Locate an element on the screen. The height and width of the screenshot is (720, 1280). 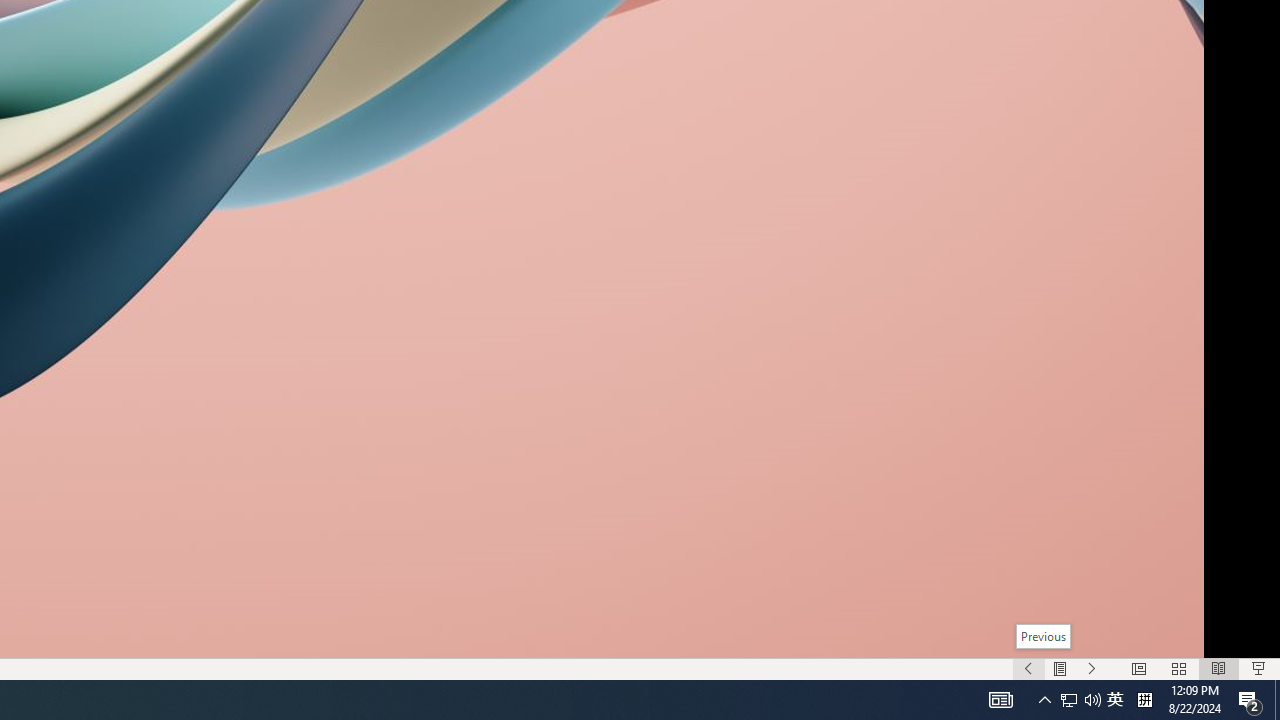
'Slide Show Next On' is located at coordinates (1091, 669).